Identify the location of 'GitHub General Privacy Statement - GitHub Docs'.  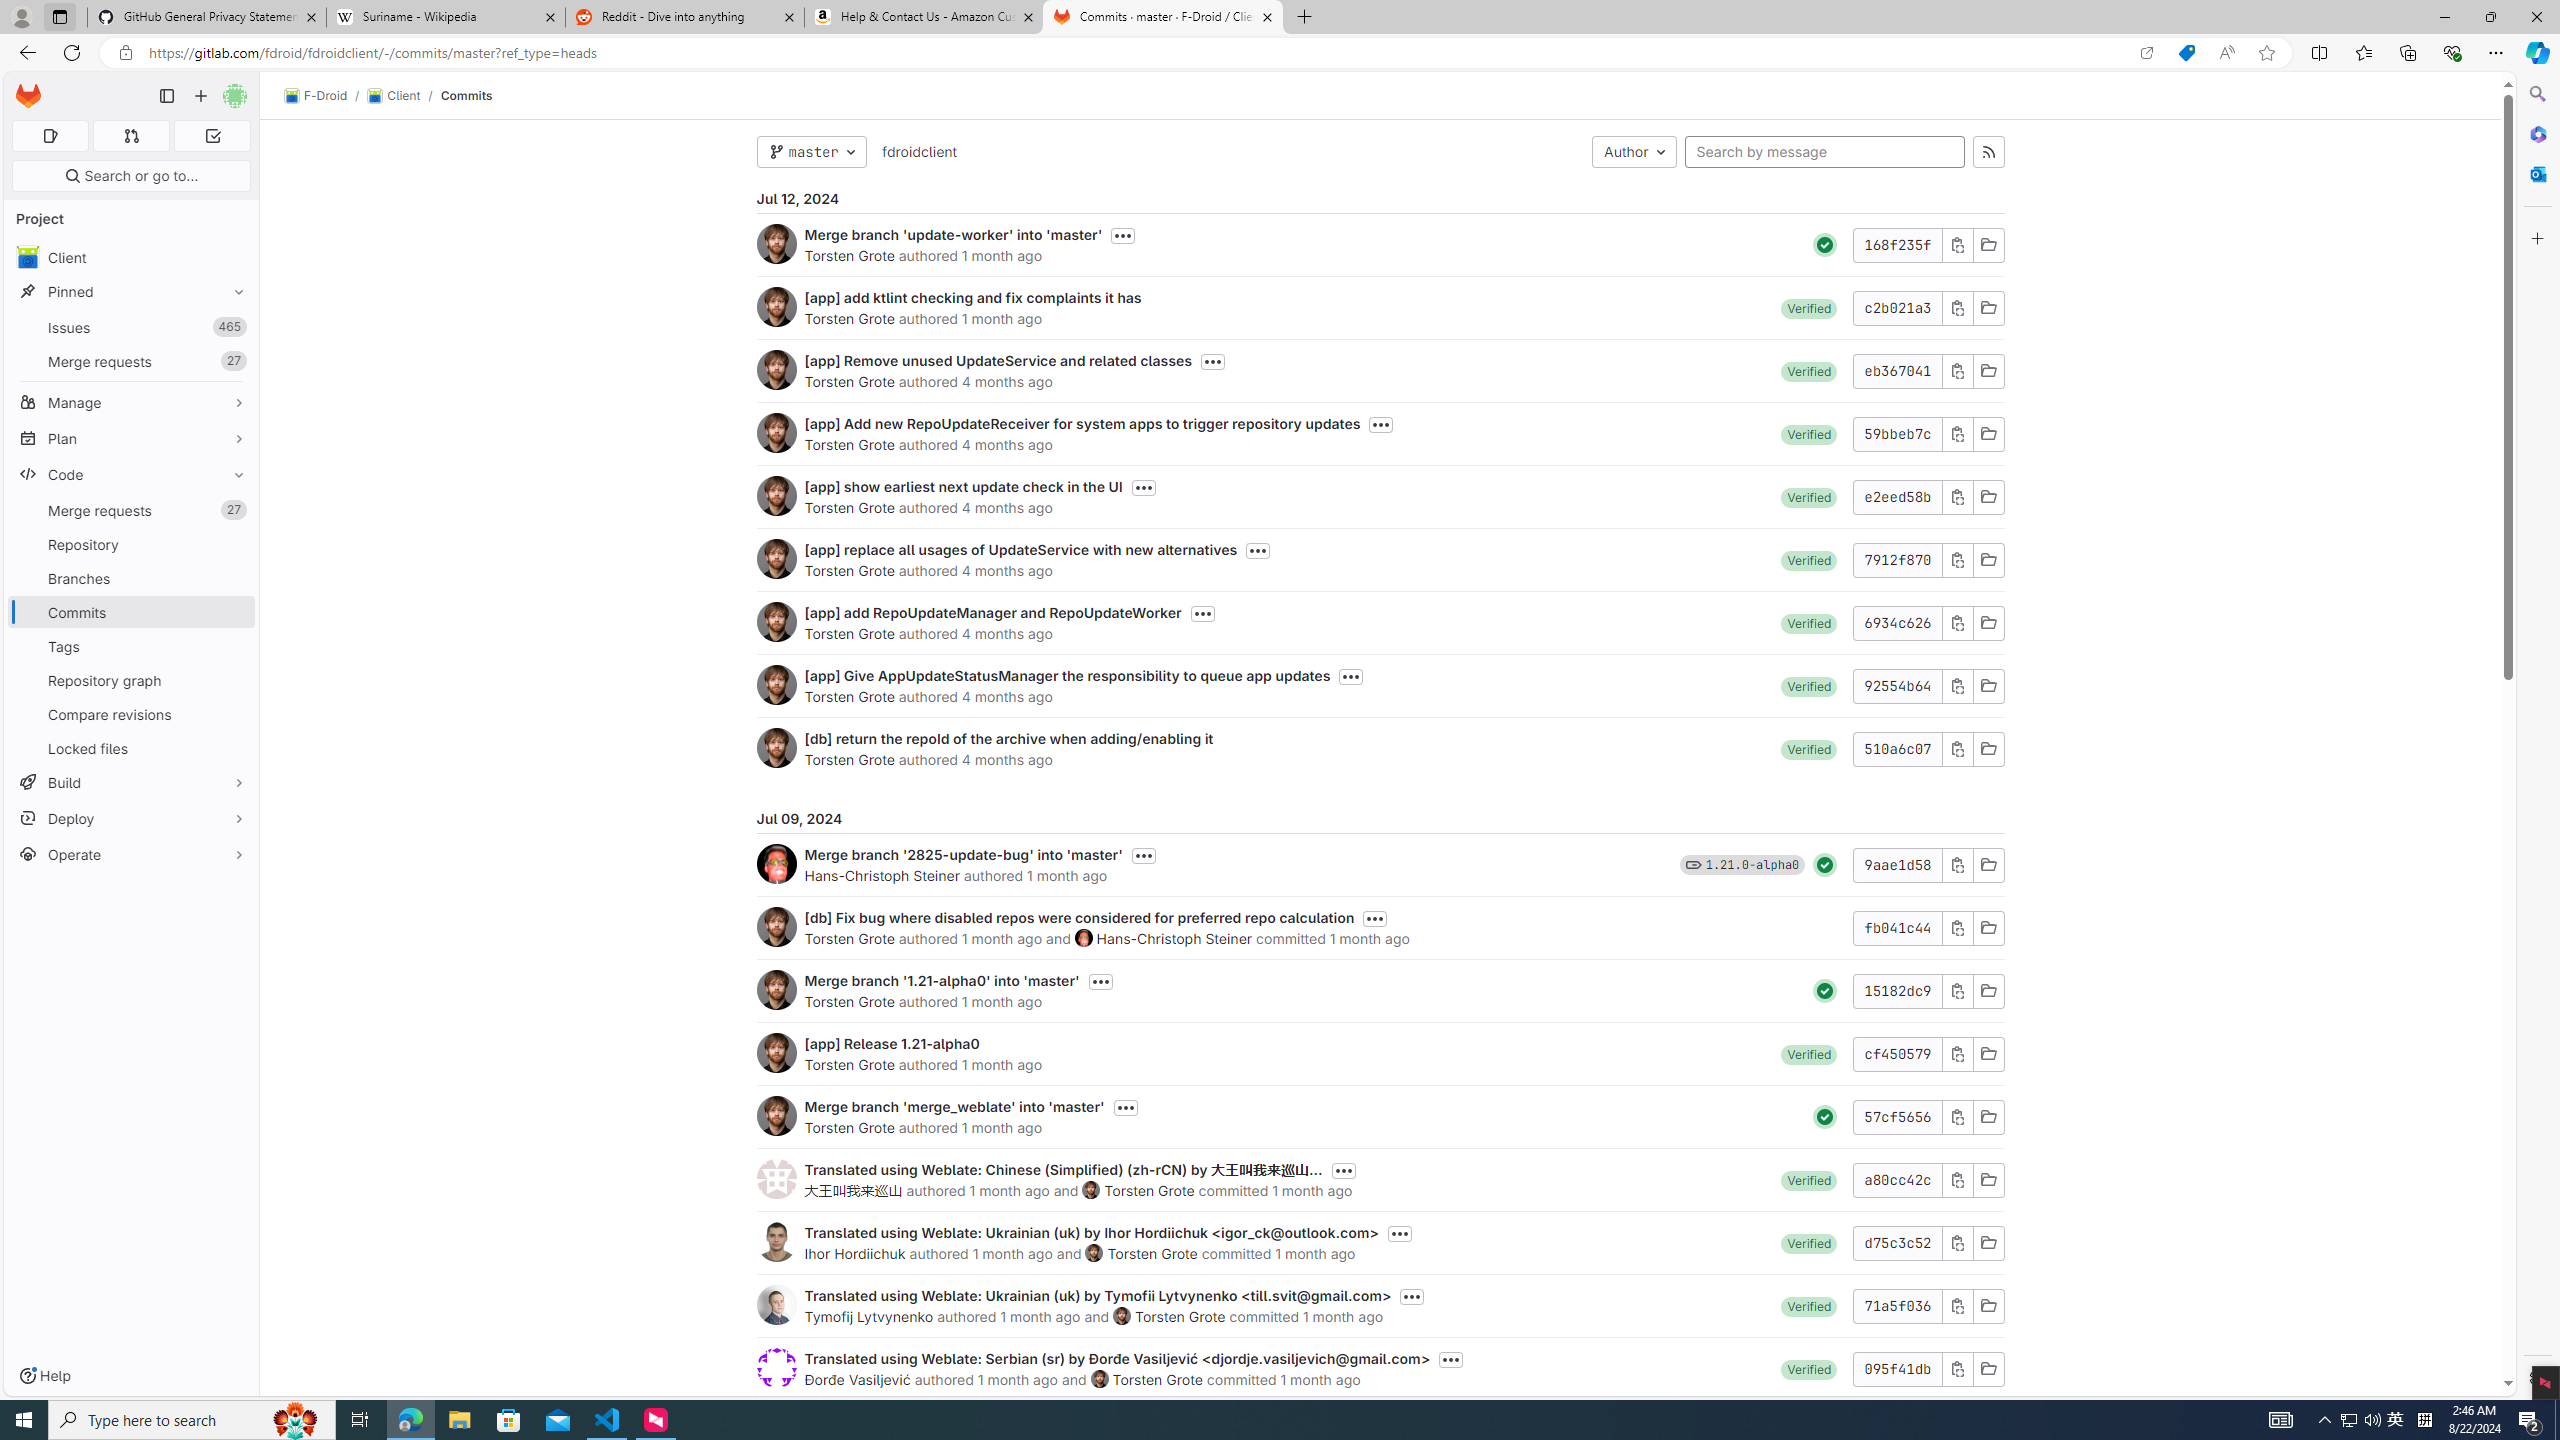
(207, 16).